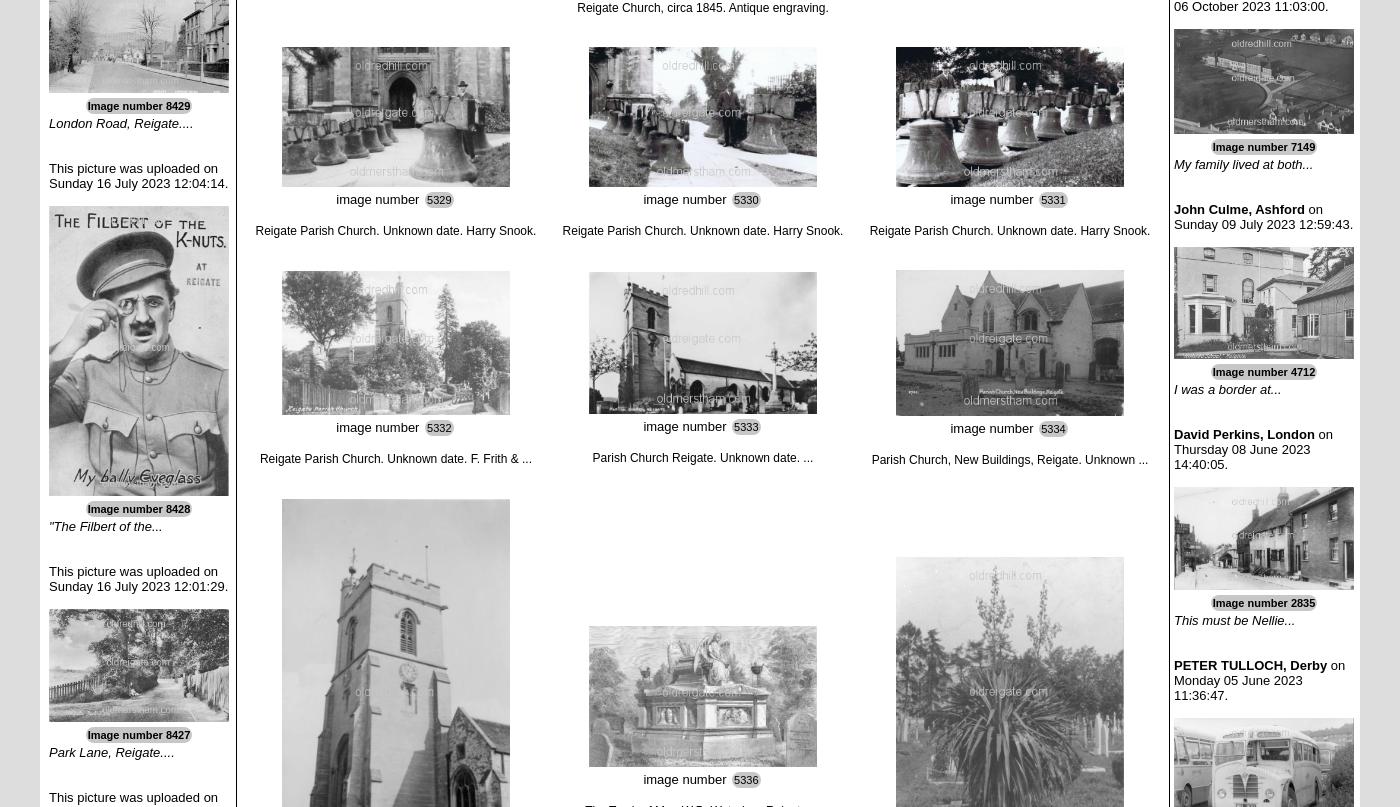  Describe the element at coordinates (1263, 601) in the screenshot. I see `'Image number 2835'` at that location.